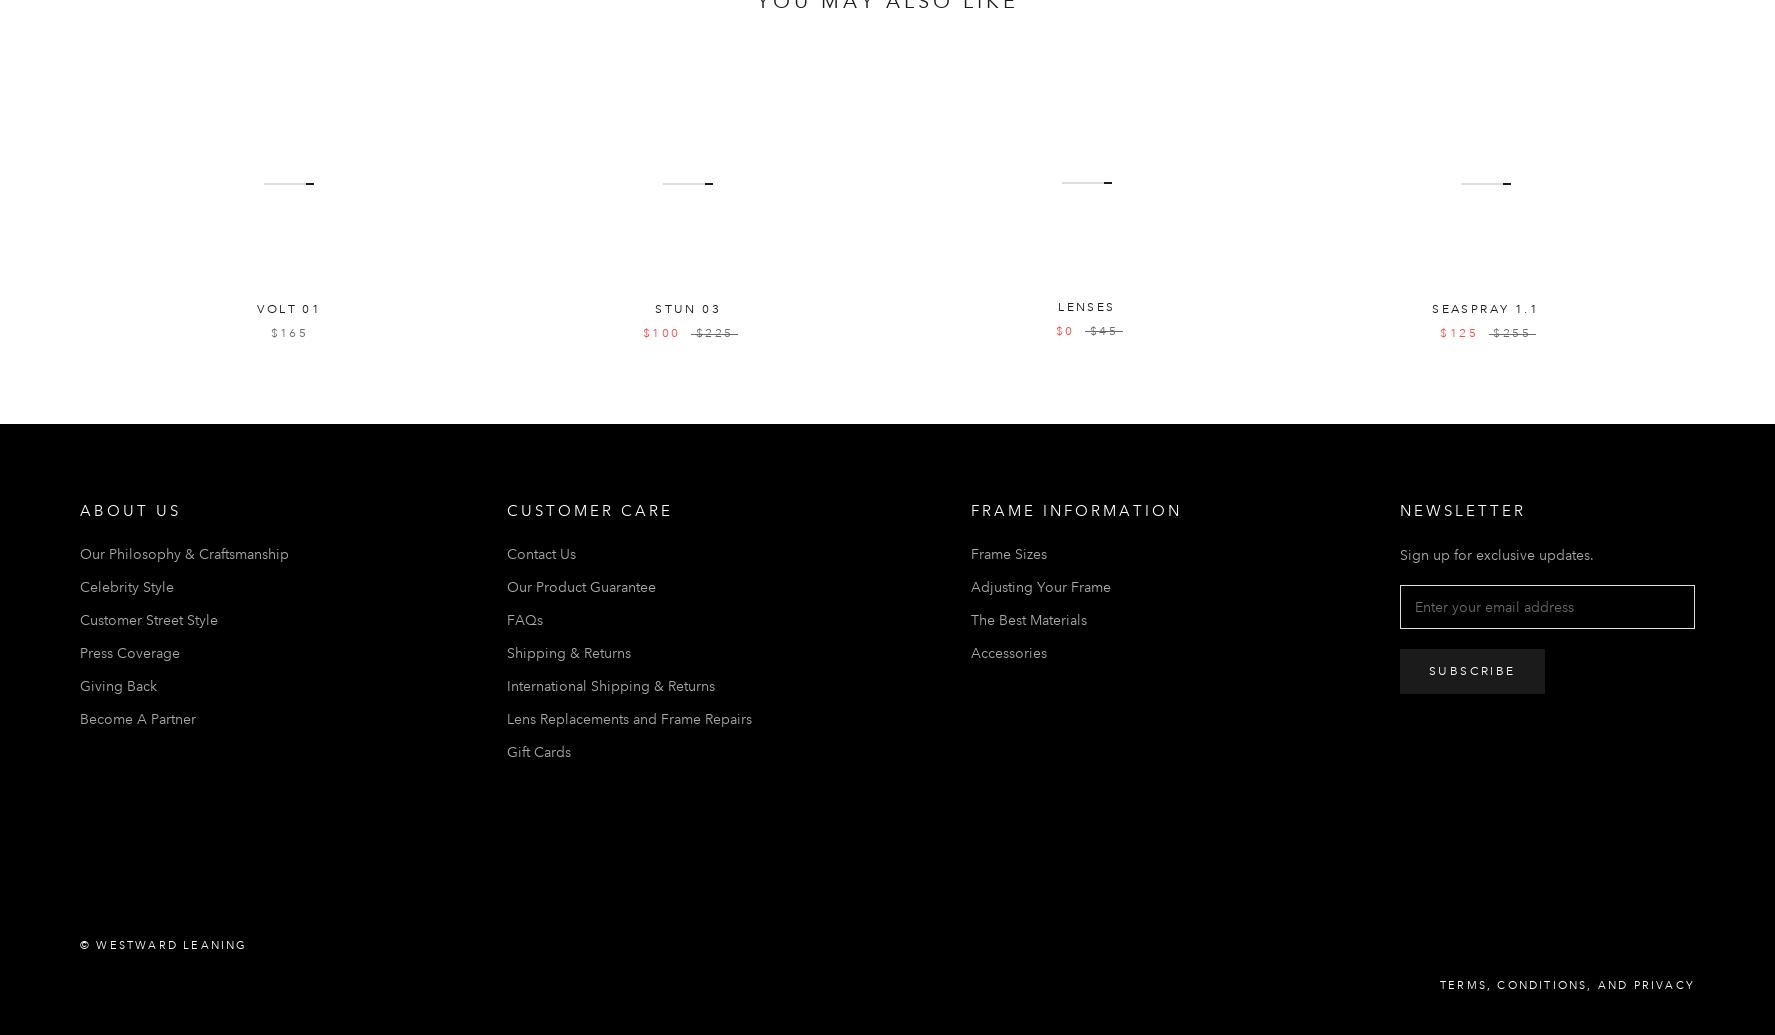 The image size is (1775, 1035). Describe the element at coordinates (590, 510) in the screenshot. I see `'Customer Care'` at that location.